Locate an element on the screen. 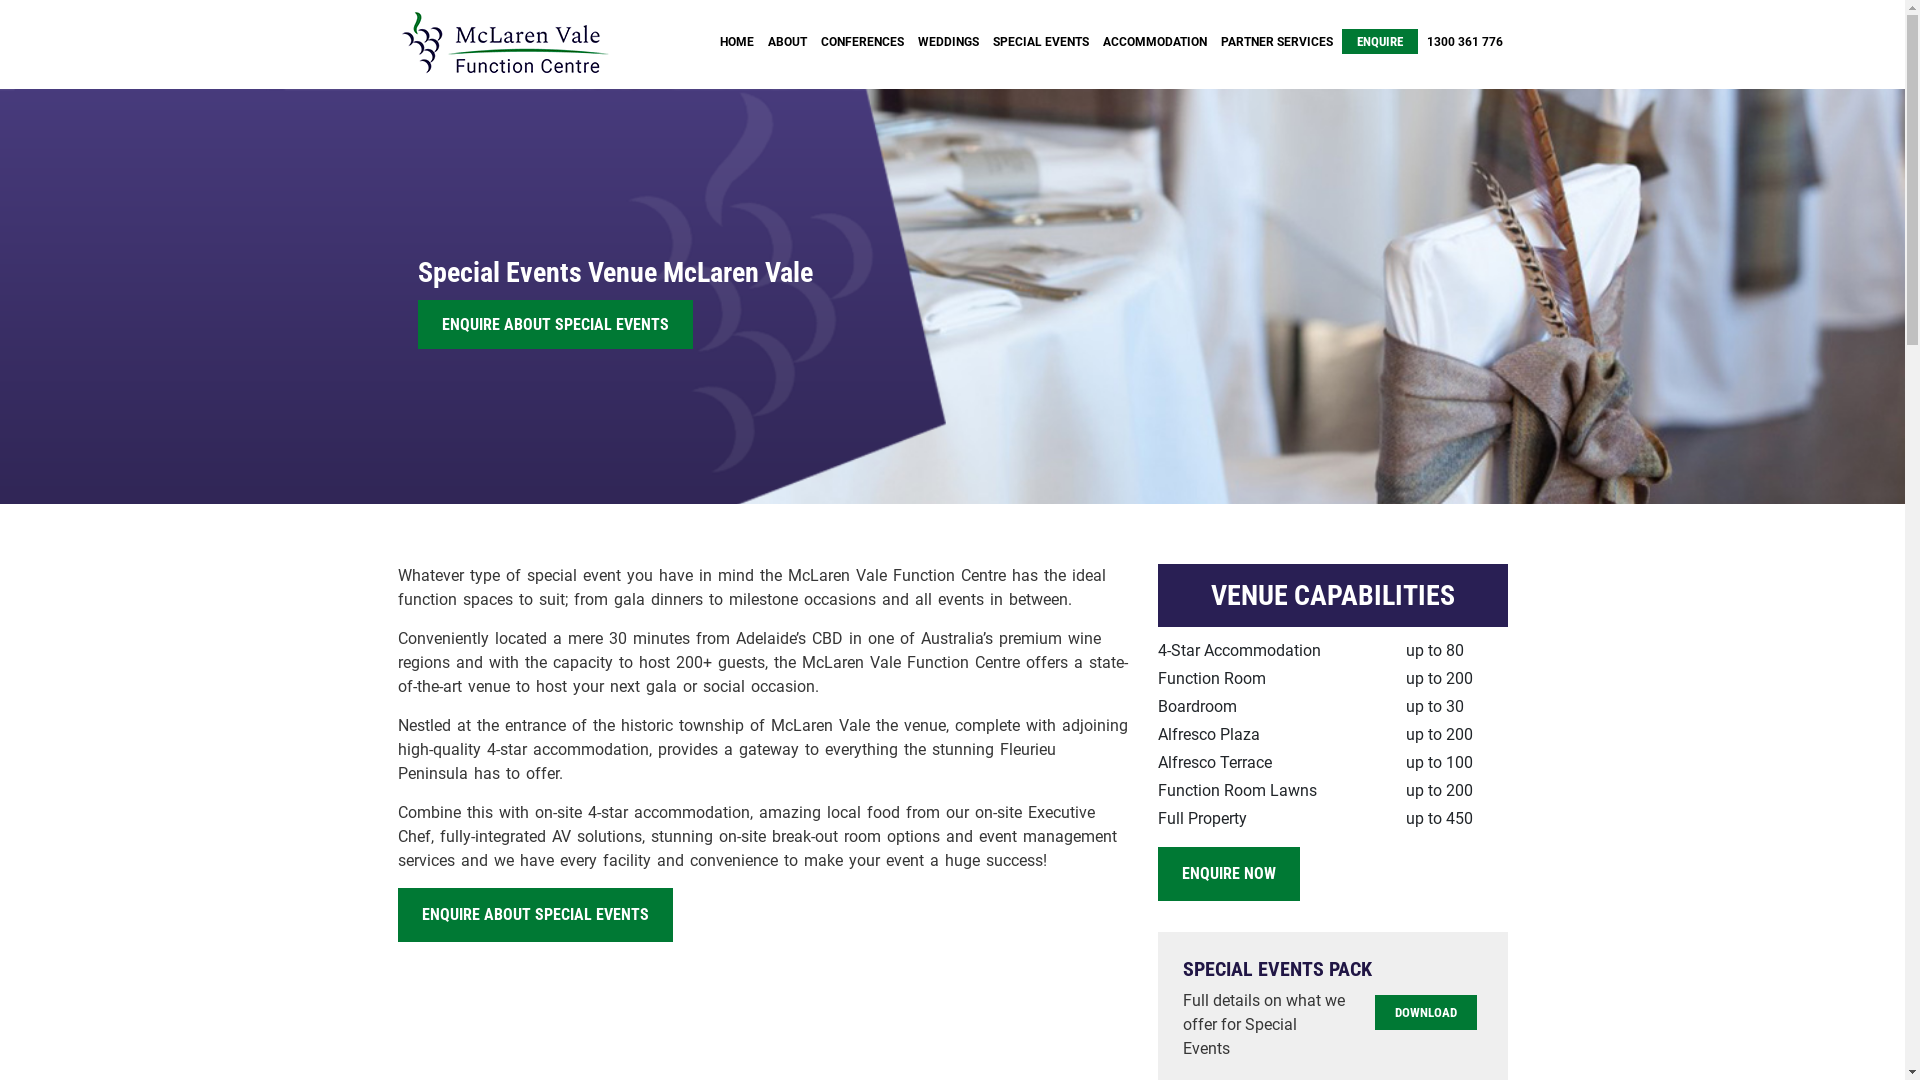  'ACCOMMODATION' is located at coordinates (1155, 42).